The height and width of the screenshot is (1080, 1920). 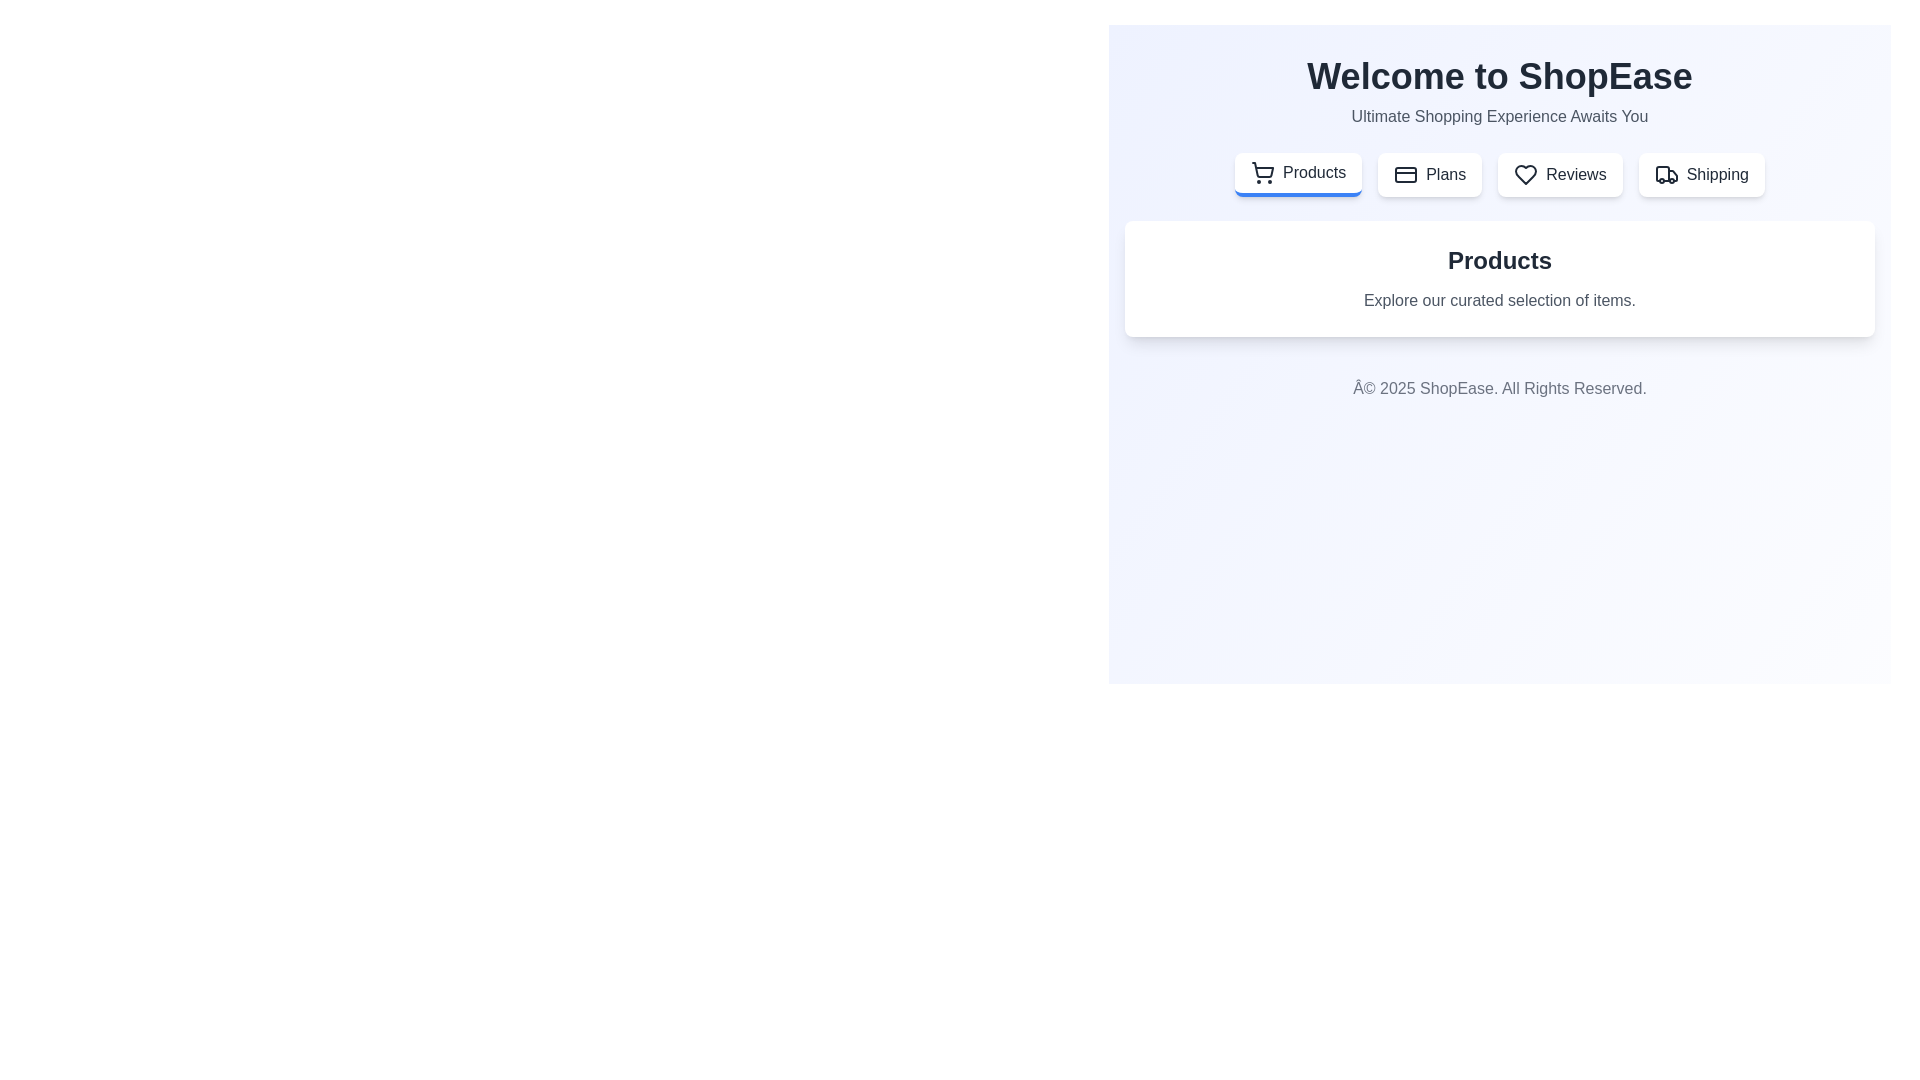 What do you see at coordinates (1314, 172) in the screenshot?
I see `the 'Products' button in the top navigation bar, which is labeled by the text element located on its right-hand side` at bounding box center [1314, 172].